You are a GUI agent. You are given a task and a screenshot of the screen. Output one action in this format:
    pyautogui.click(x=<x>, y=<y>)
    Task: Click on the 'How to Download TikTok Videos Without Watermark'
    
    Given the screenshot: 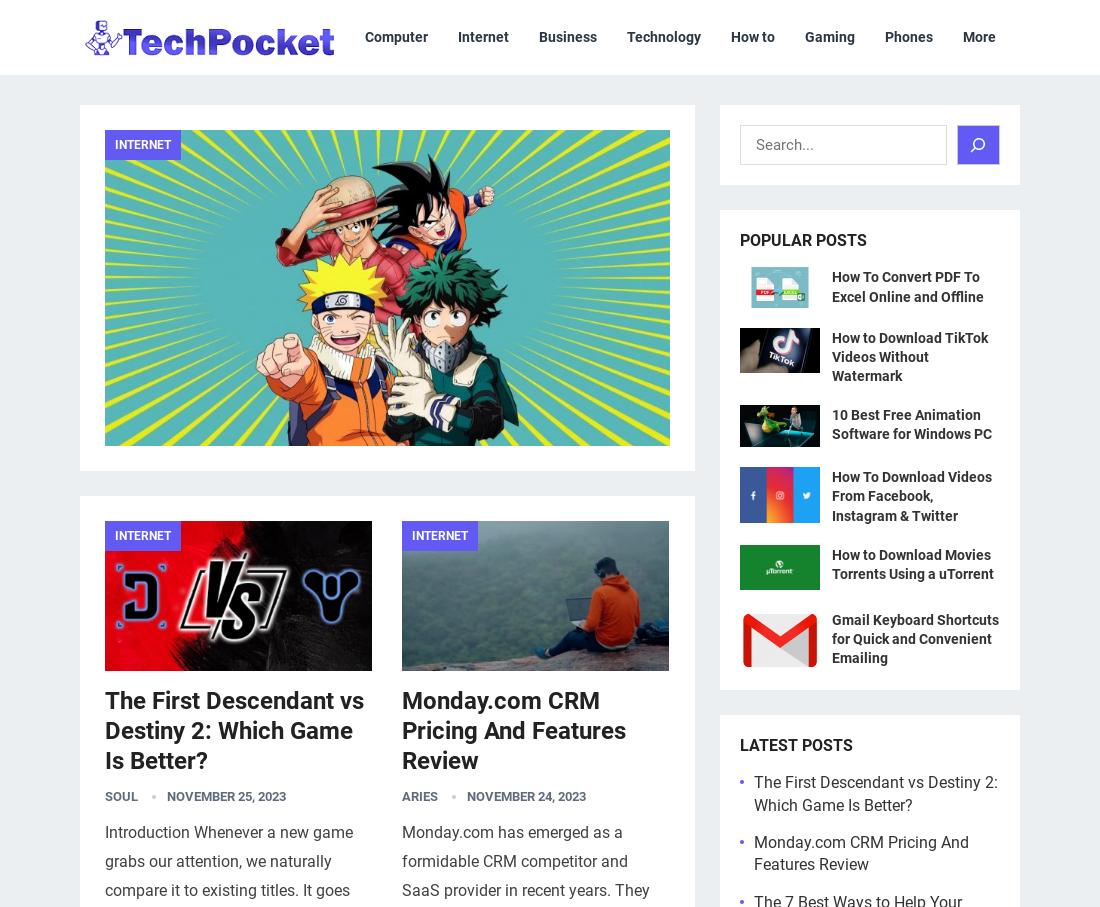 What is the action you would take?
    pyautogui.click(x=910, y=355)
    